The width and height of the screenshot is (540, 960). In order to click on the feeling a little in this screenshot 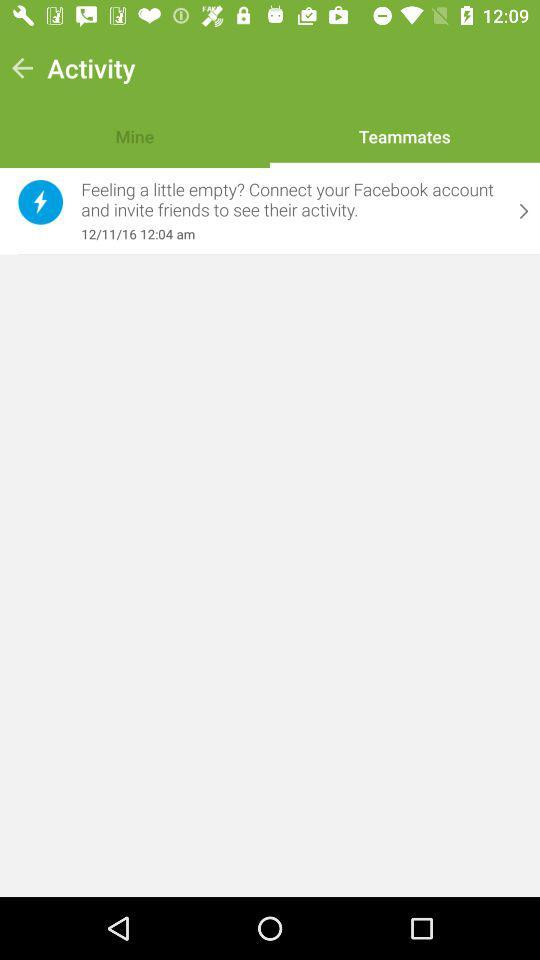, I will do `click(290, 200)`.